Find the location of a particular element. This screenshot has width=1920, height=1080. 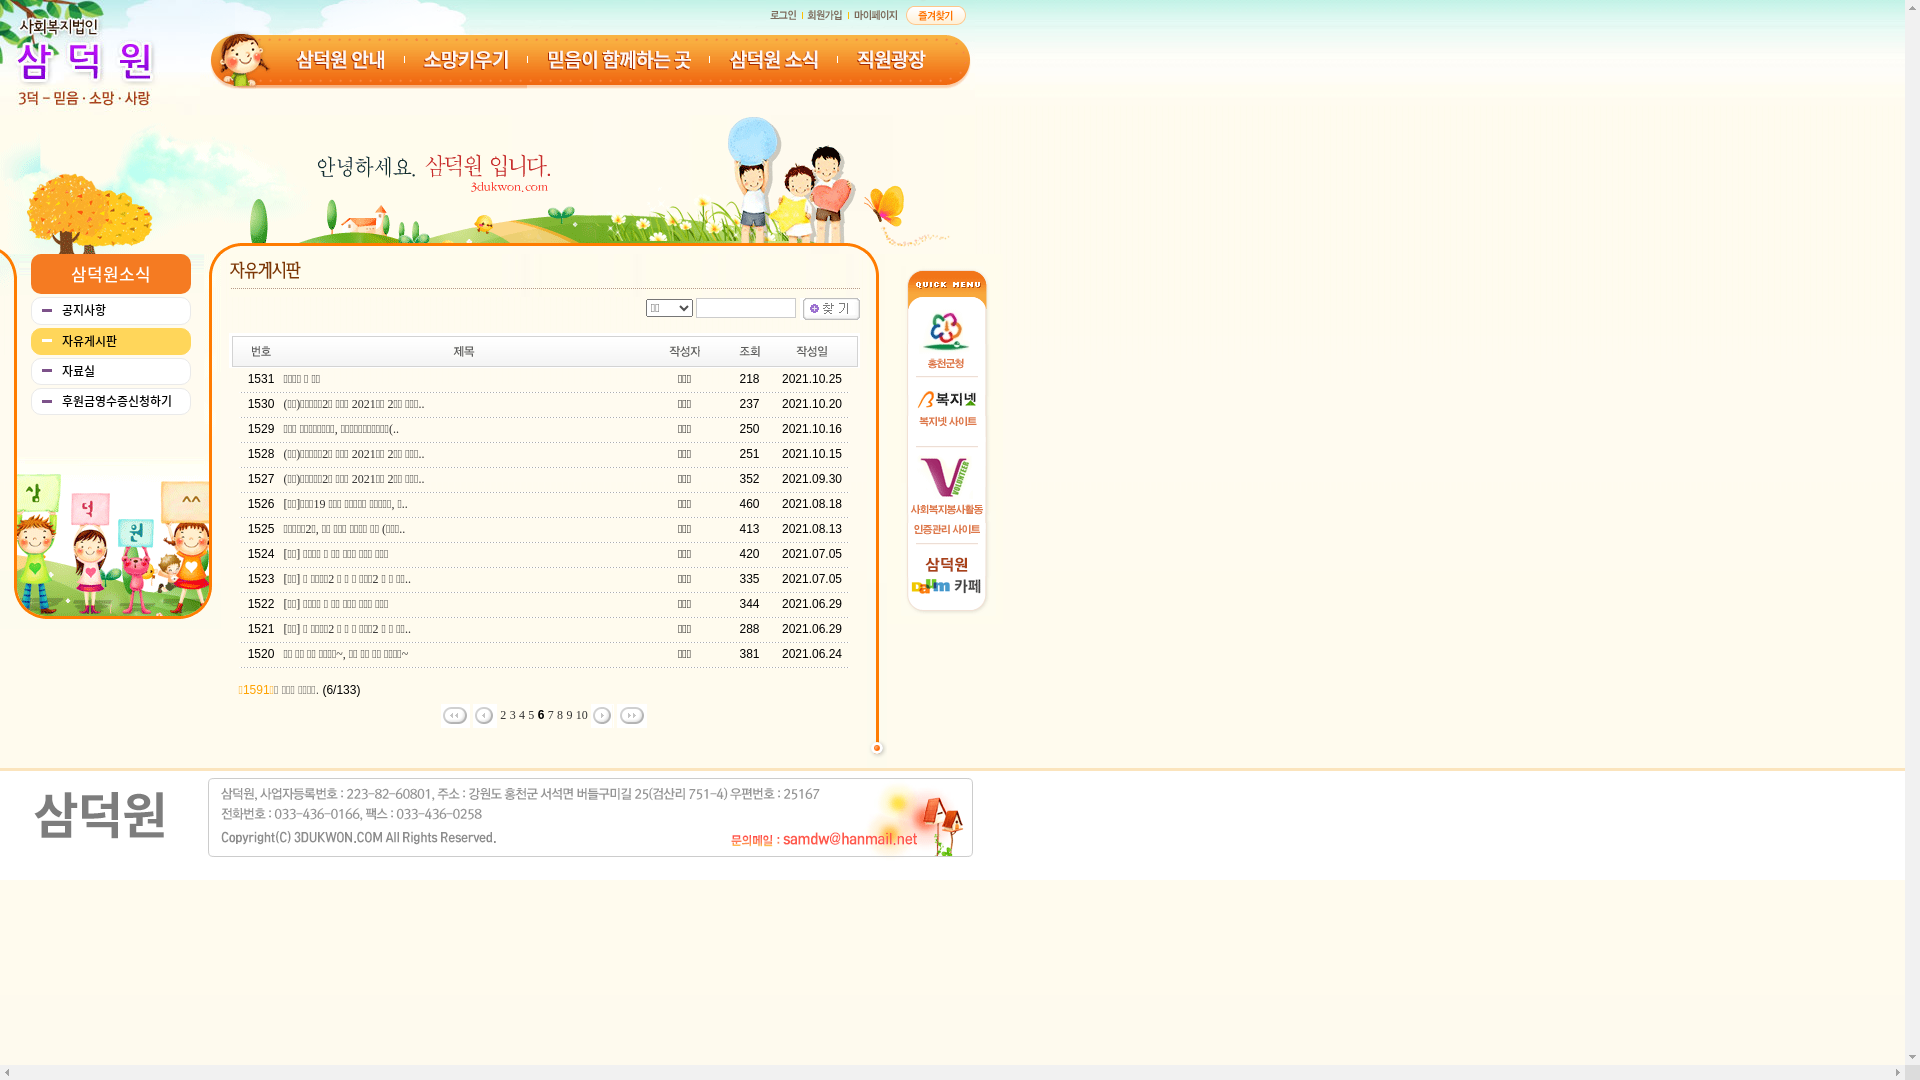

'4' is located at coordinates (522, 713).